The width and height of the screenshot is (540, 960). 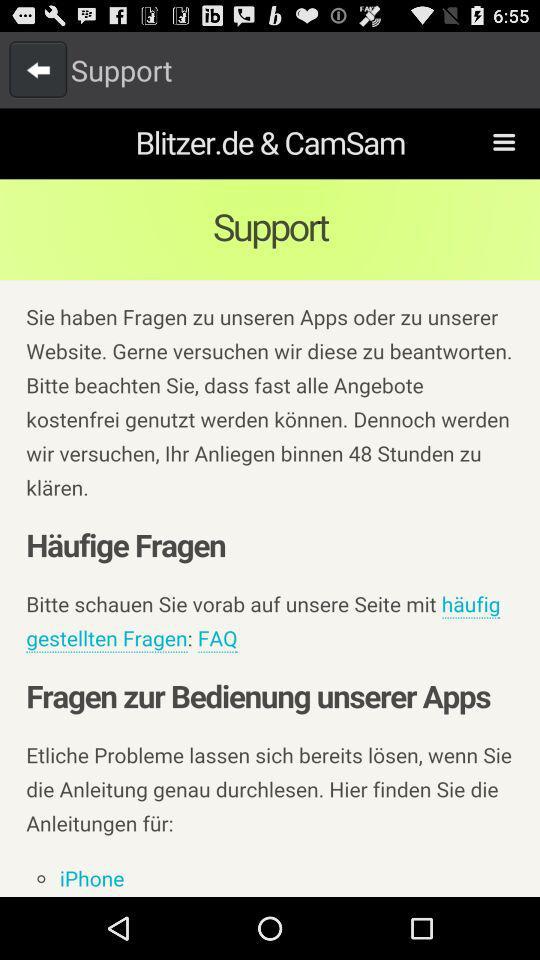 I want to click on the arrow_backward icon, so click(x=38, y=74).